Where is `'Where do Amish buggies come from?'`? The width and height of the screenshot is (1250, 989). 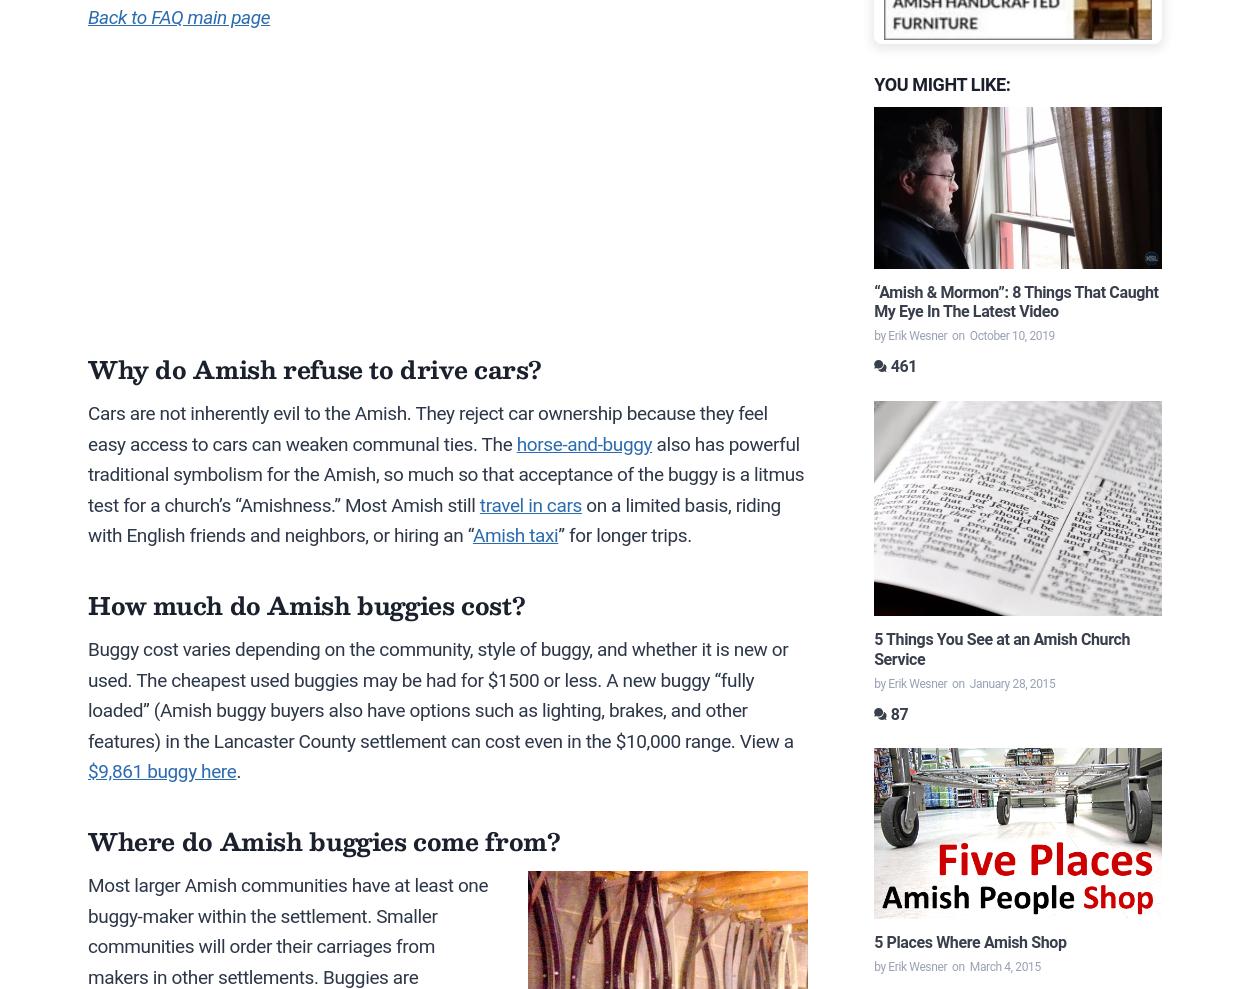 'Where do Amish buggies come from?' is located at coordinates (323, 841).